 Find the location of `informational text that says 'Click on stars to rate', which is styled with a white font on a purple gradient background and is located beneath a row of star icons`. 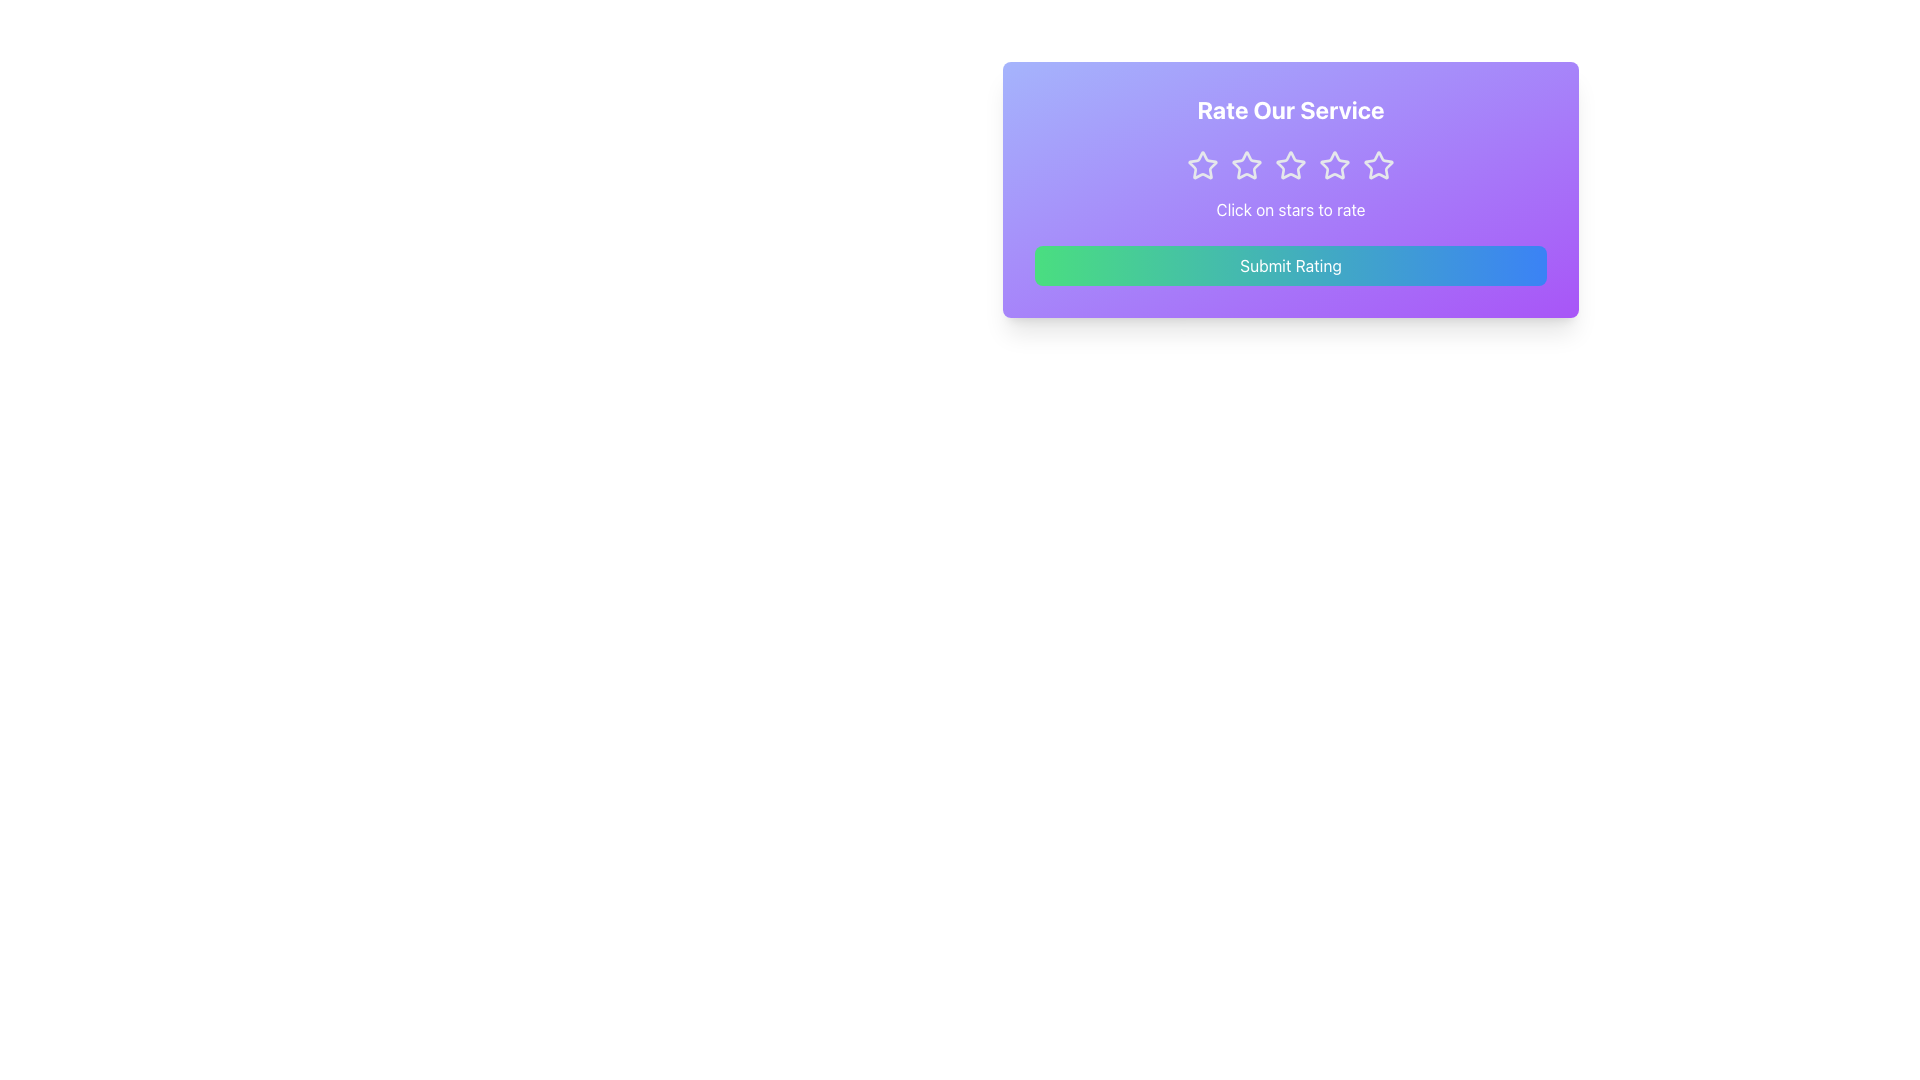

informational text that says 'Click on stars to rate', which is styled with a white font on a purple gradient background and is located beneath a row of star icons is located at coordinates (1291, 209).